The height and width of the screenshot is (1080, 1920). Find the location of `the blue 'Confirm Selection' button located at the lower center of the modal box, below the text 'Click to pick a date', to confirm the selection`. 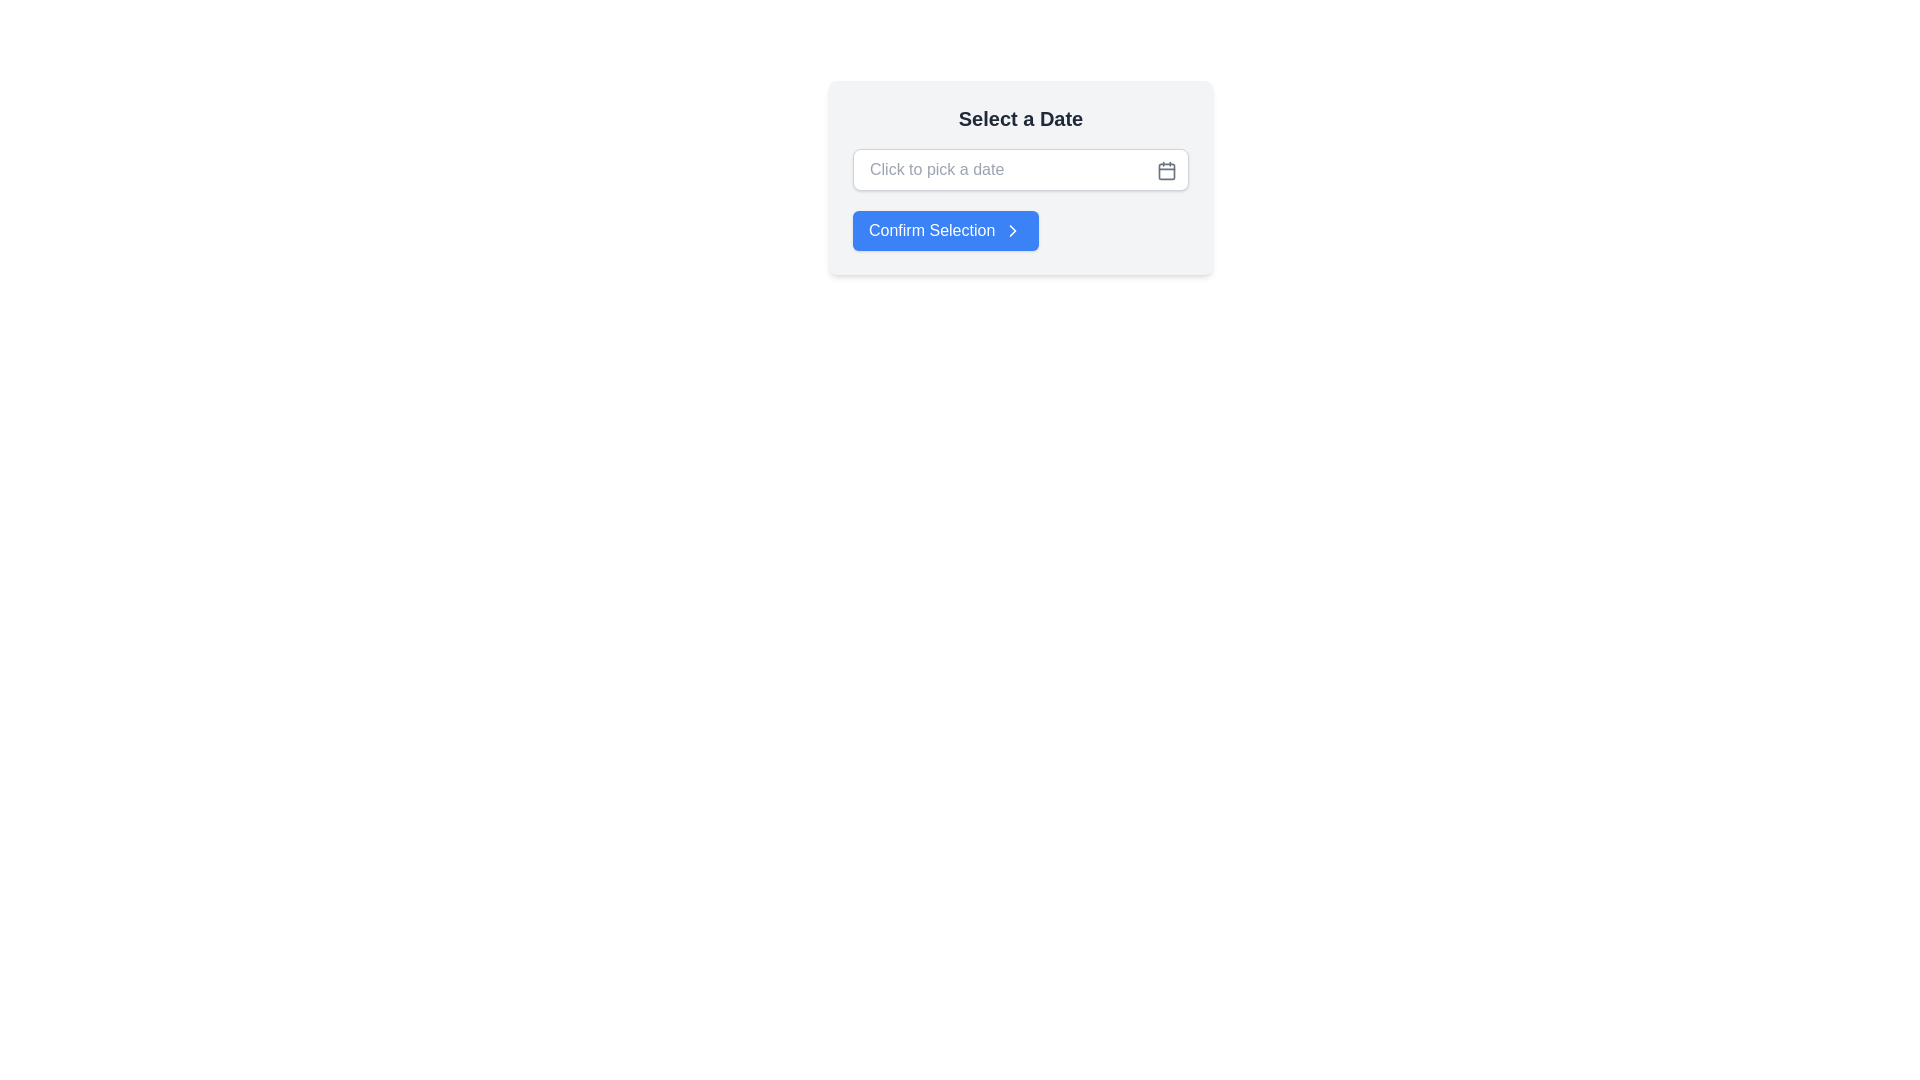

the blue 'Confirm Selection' button located at the lower center of the modal box, below the text 'Click to pick a date', to confirm the selection is located at coordinates (1021, 230).